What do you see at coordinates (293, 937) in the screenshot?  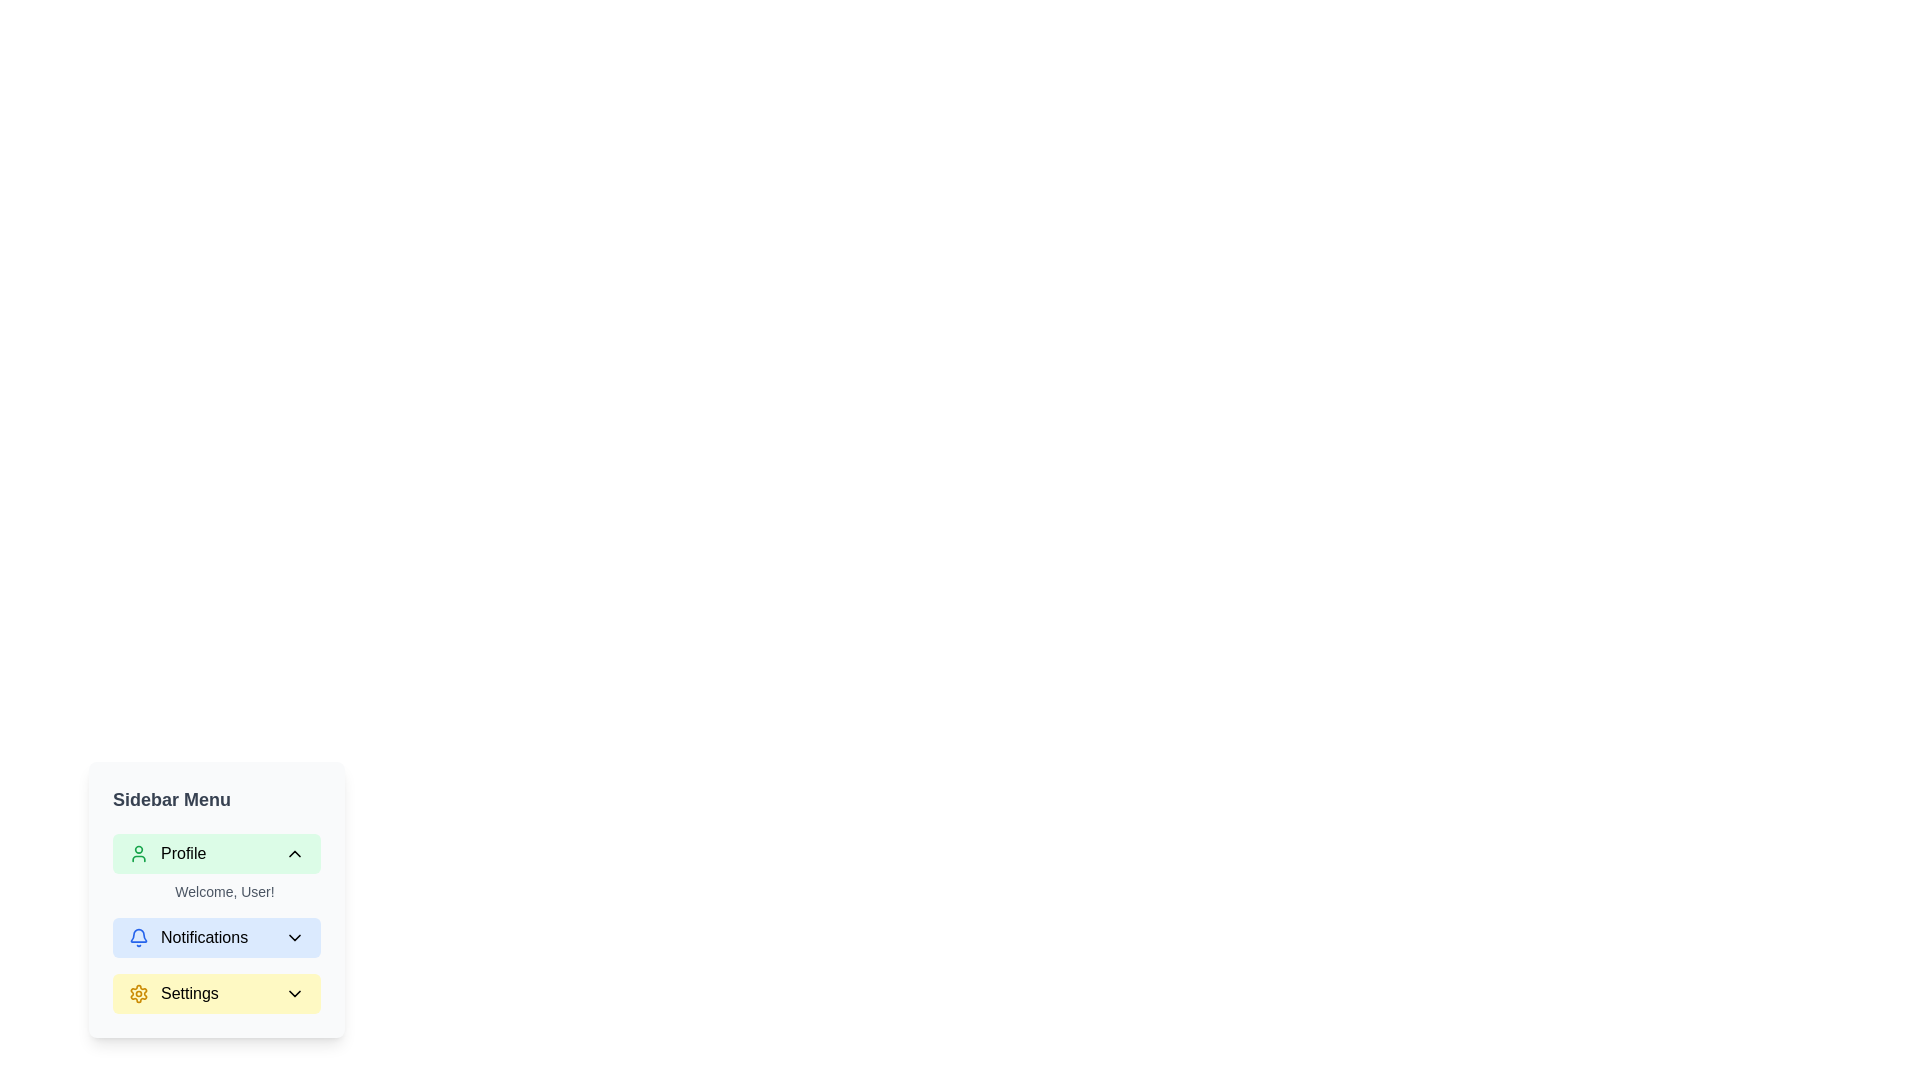 I see `the downward-facing chevron icon at the right end of the 'Notifications' menu item` at bounding box center [293, 937].